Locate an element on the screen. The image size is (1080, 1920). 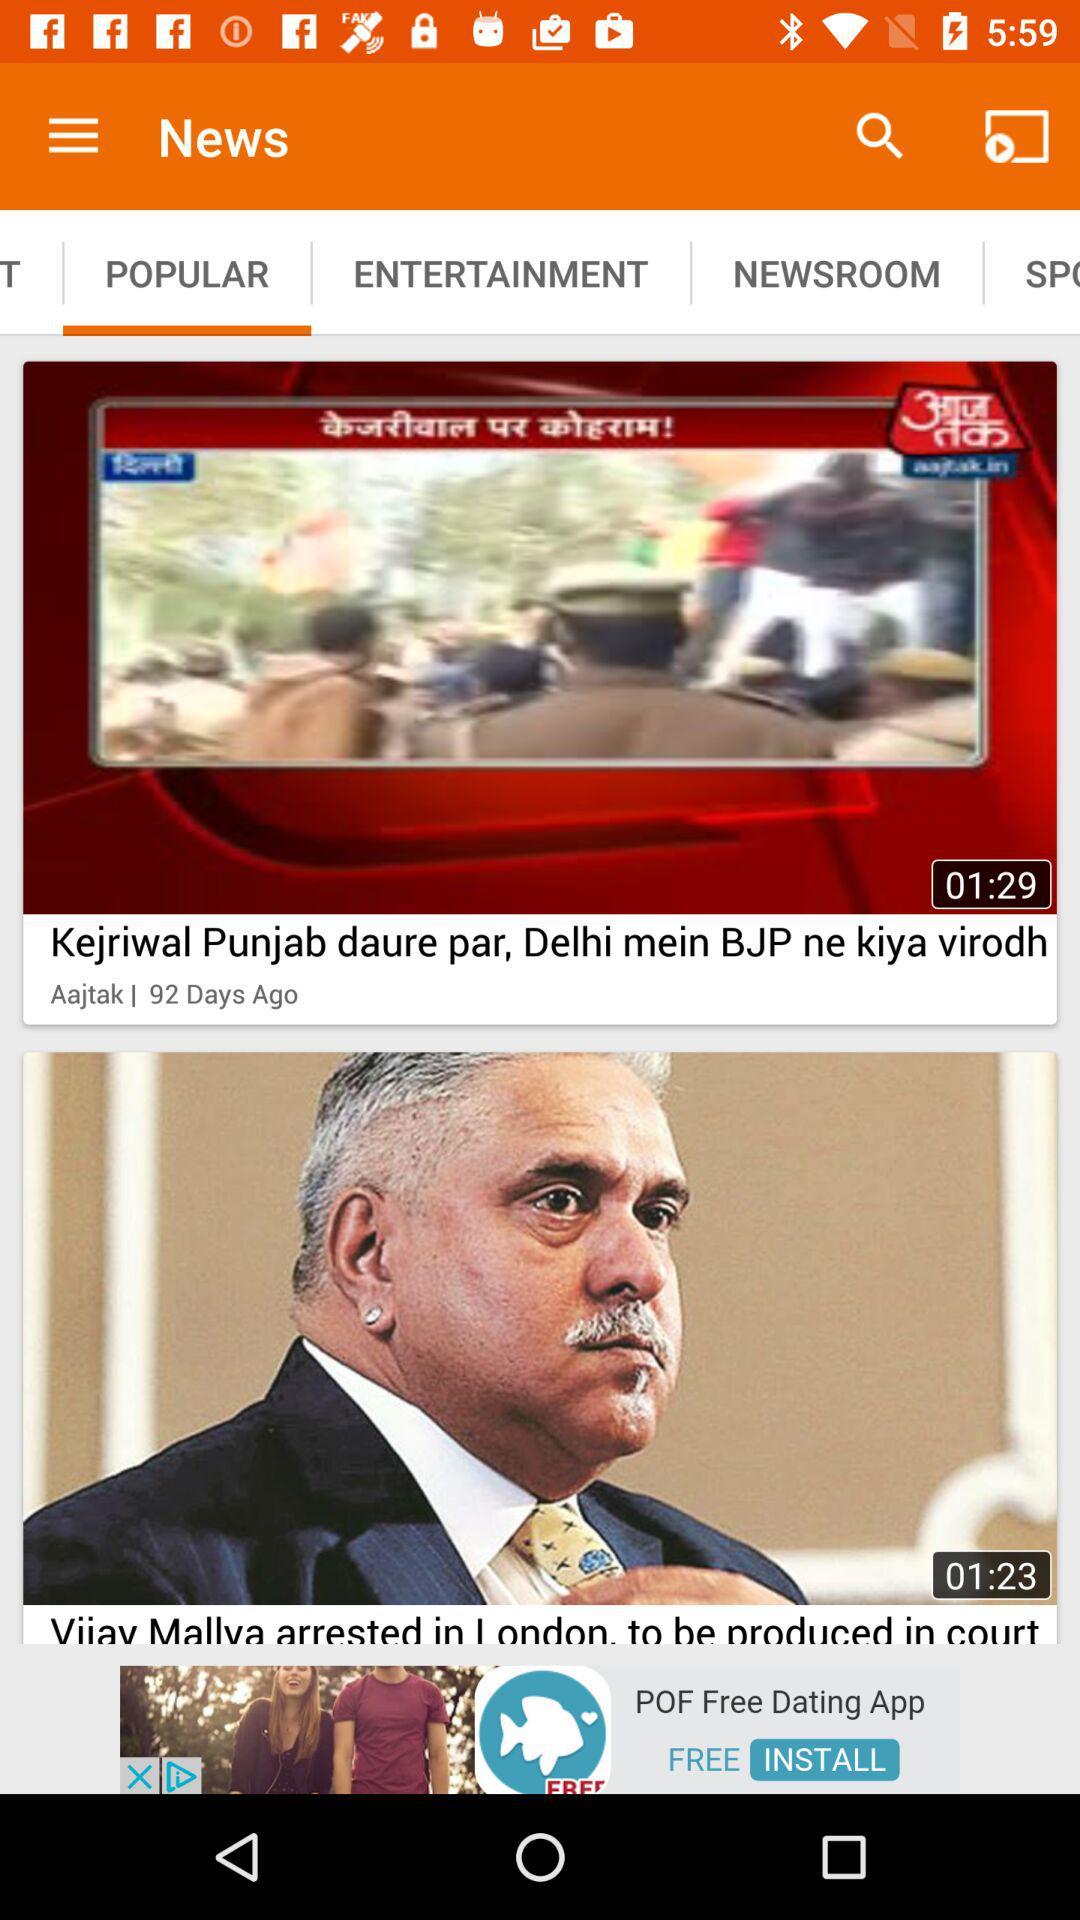
the first video is located at coordinates (540, 637).